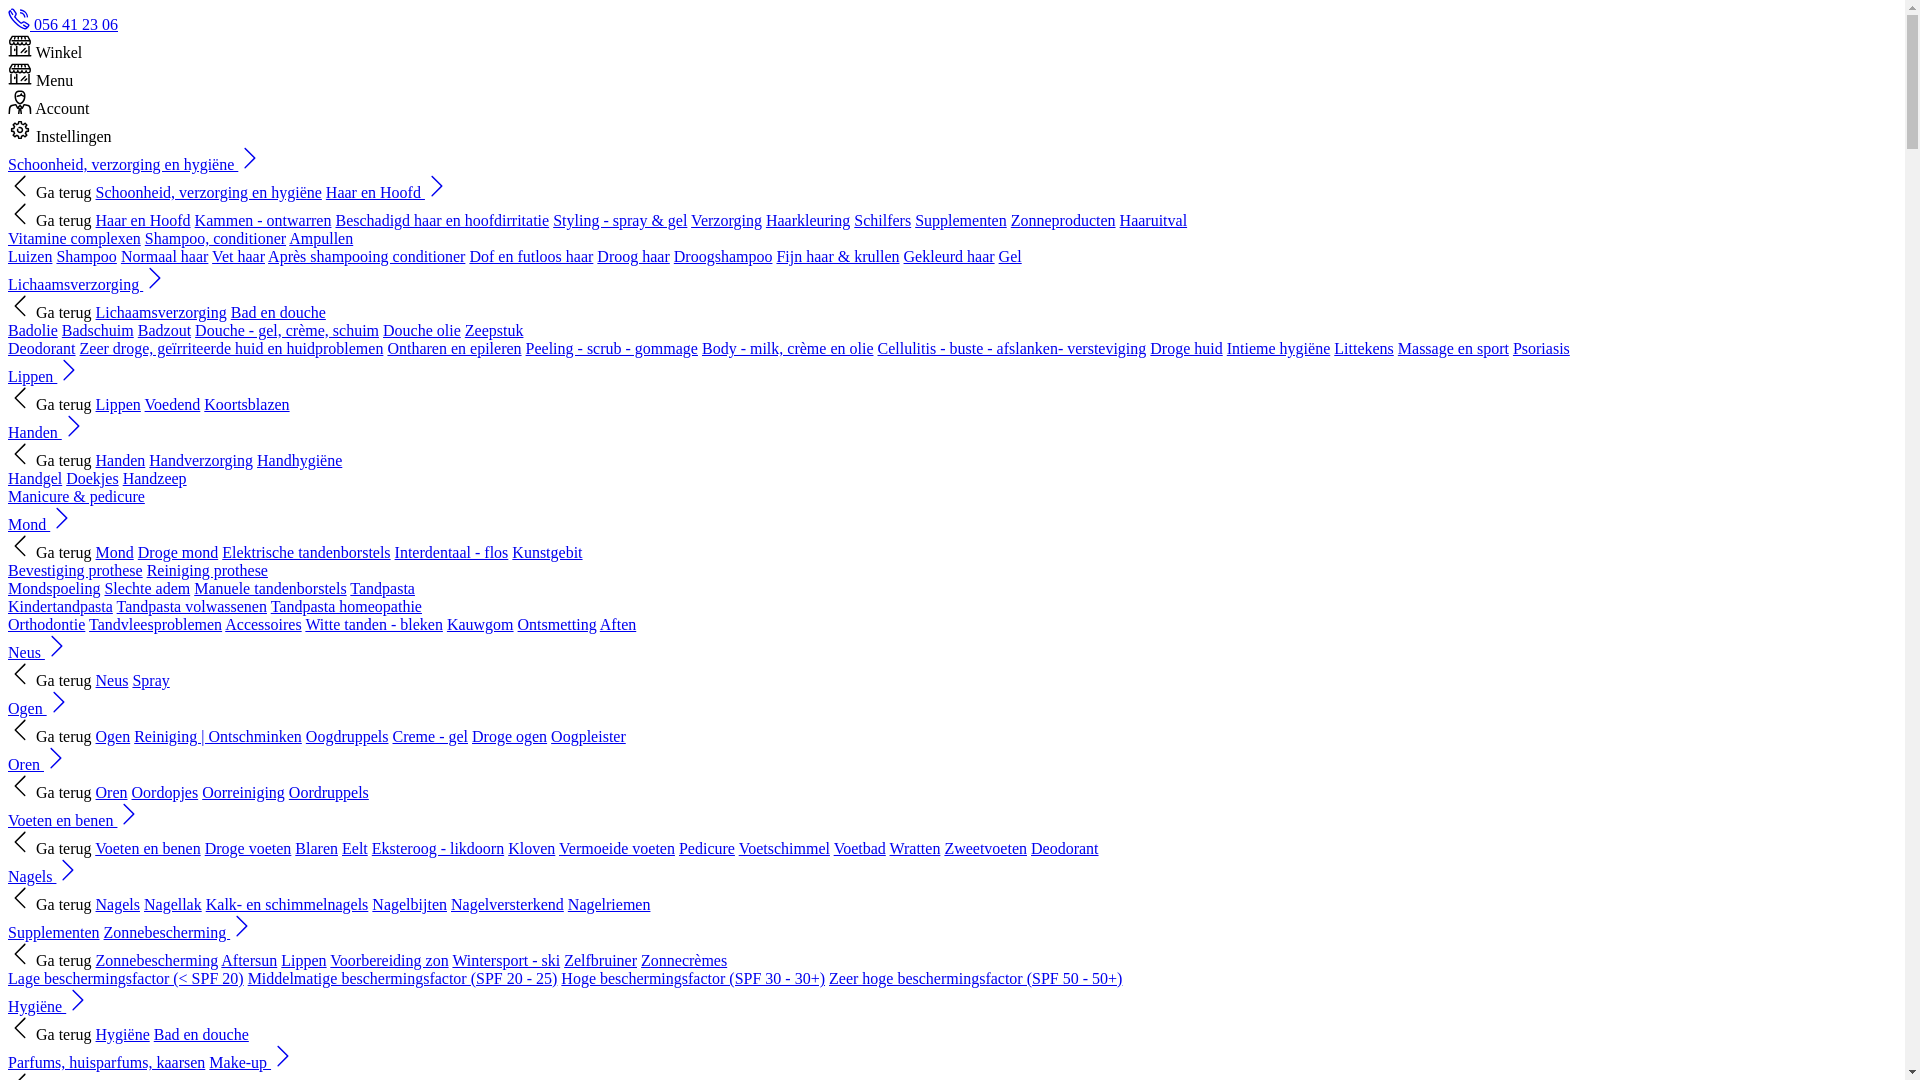  What do you see at coordinates (1362, 347) in the screenshot?
I see `'Littekens'` at bounding box center [1362, 347].